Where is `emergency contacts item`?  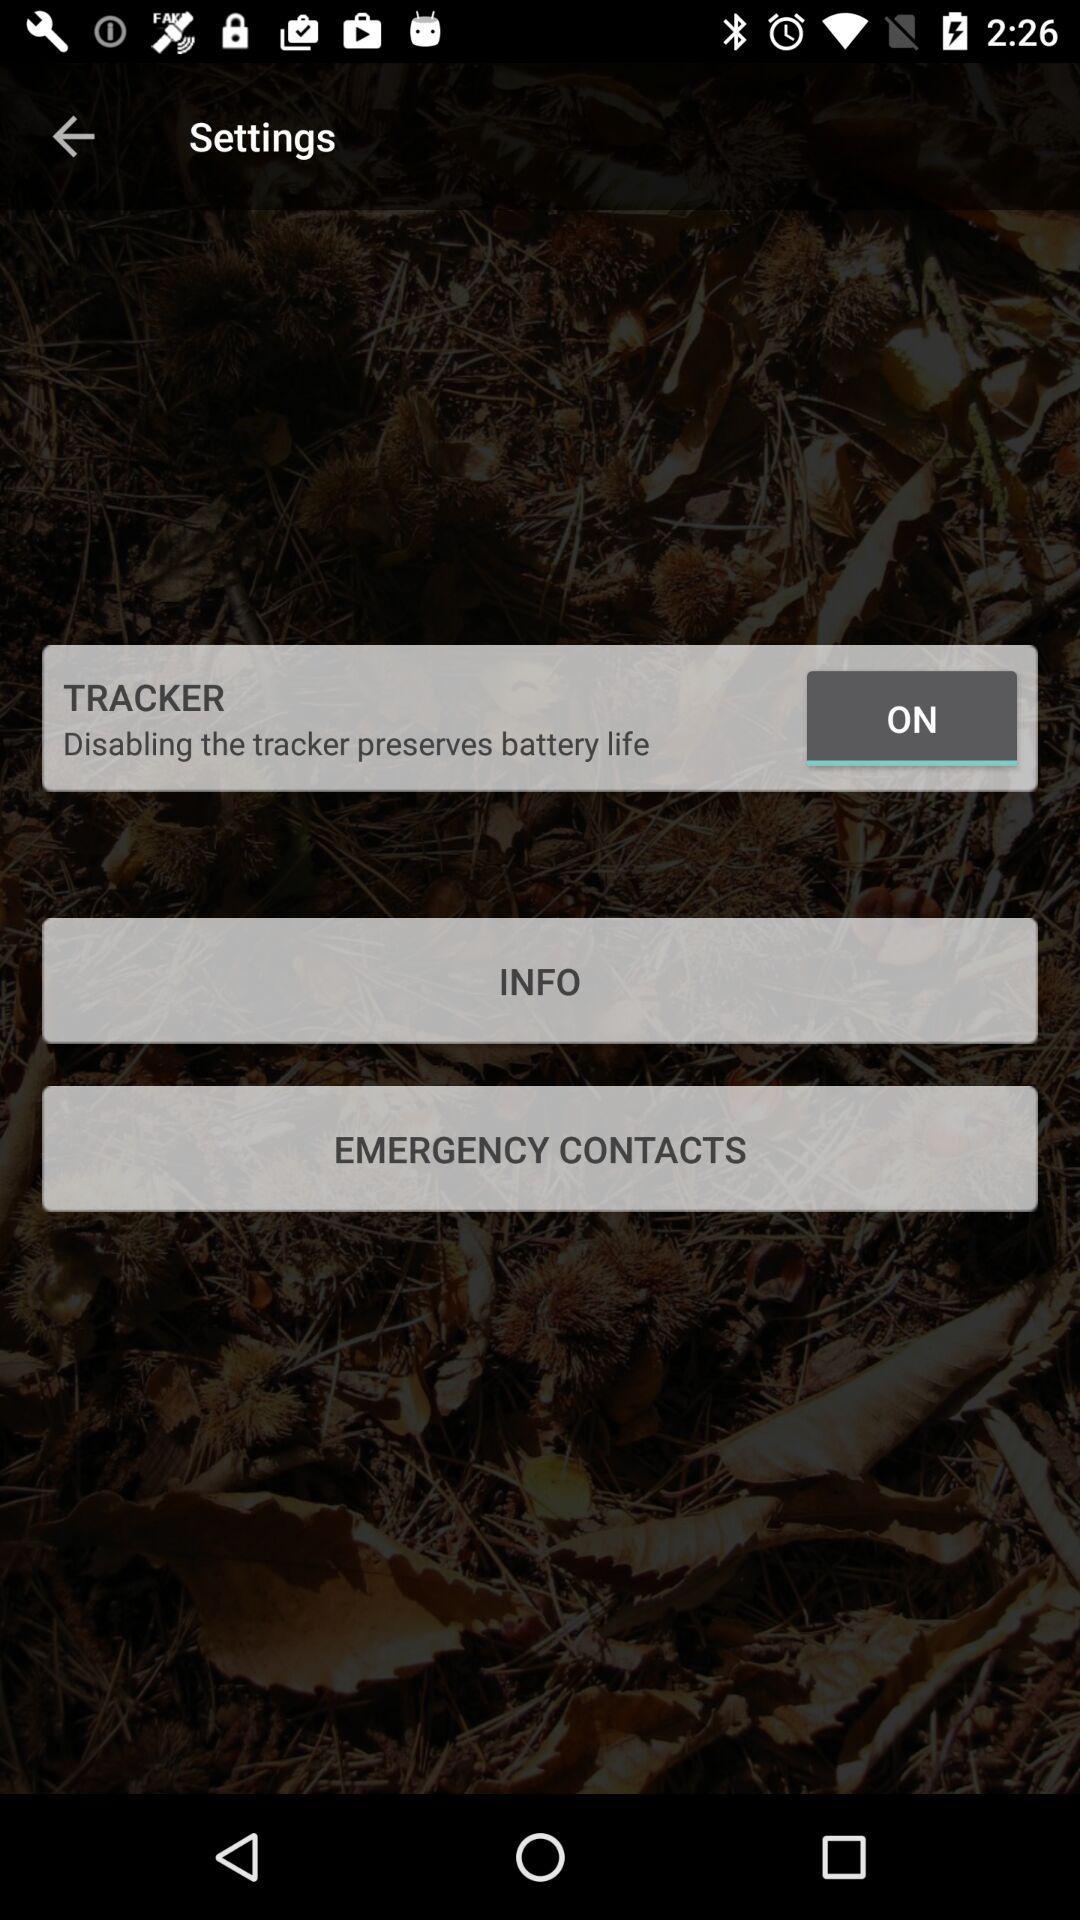 emergency contacts item is located at coordinates (540, 1148).